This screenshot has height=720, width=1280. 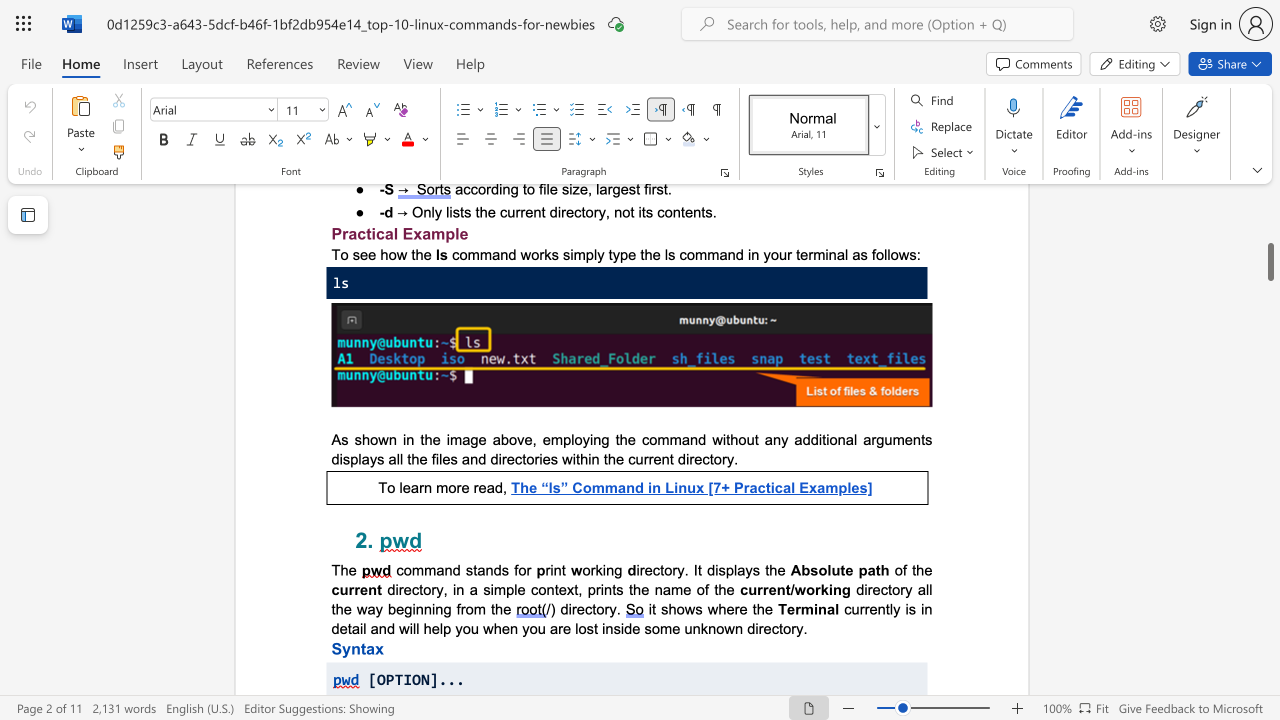 What do you see at coordinates (460, 487) in the screenshot?
I see `the subset text "e rea" within the text "To learn more read,"` at bounding box center [460, 487].